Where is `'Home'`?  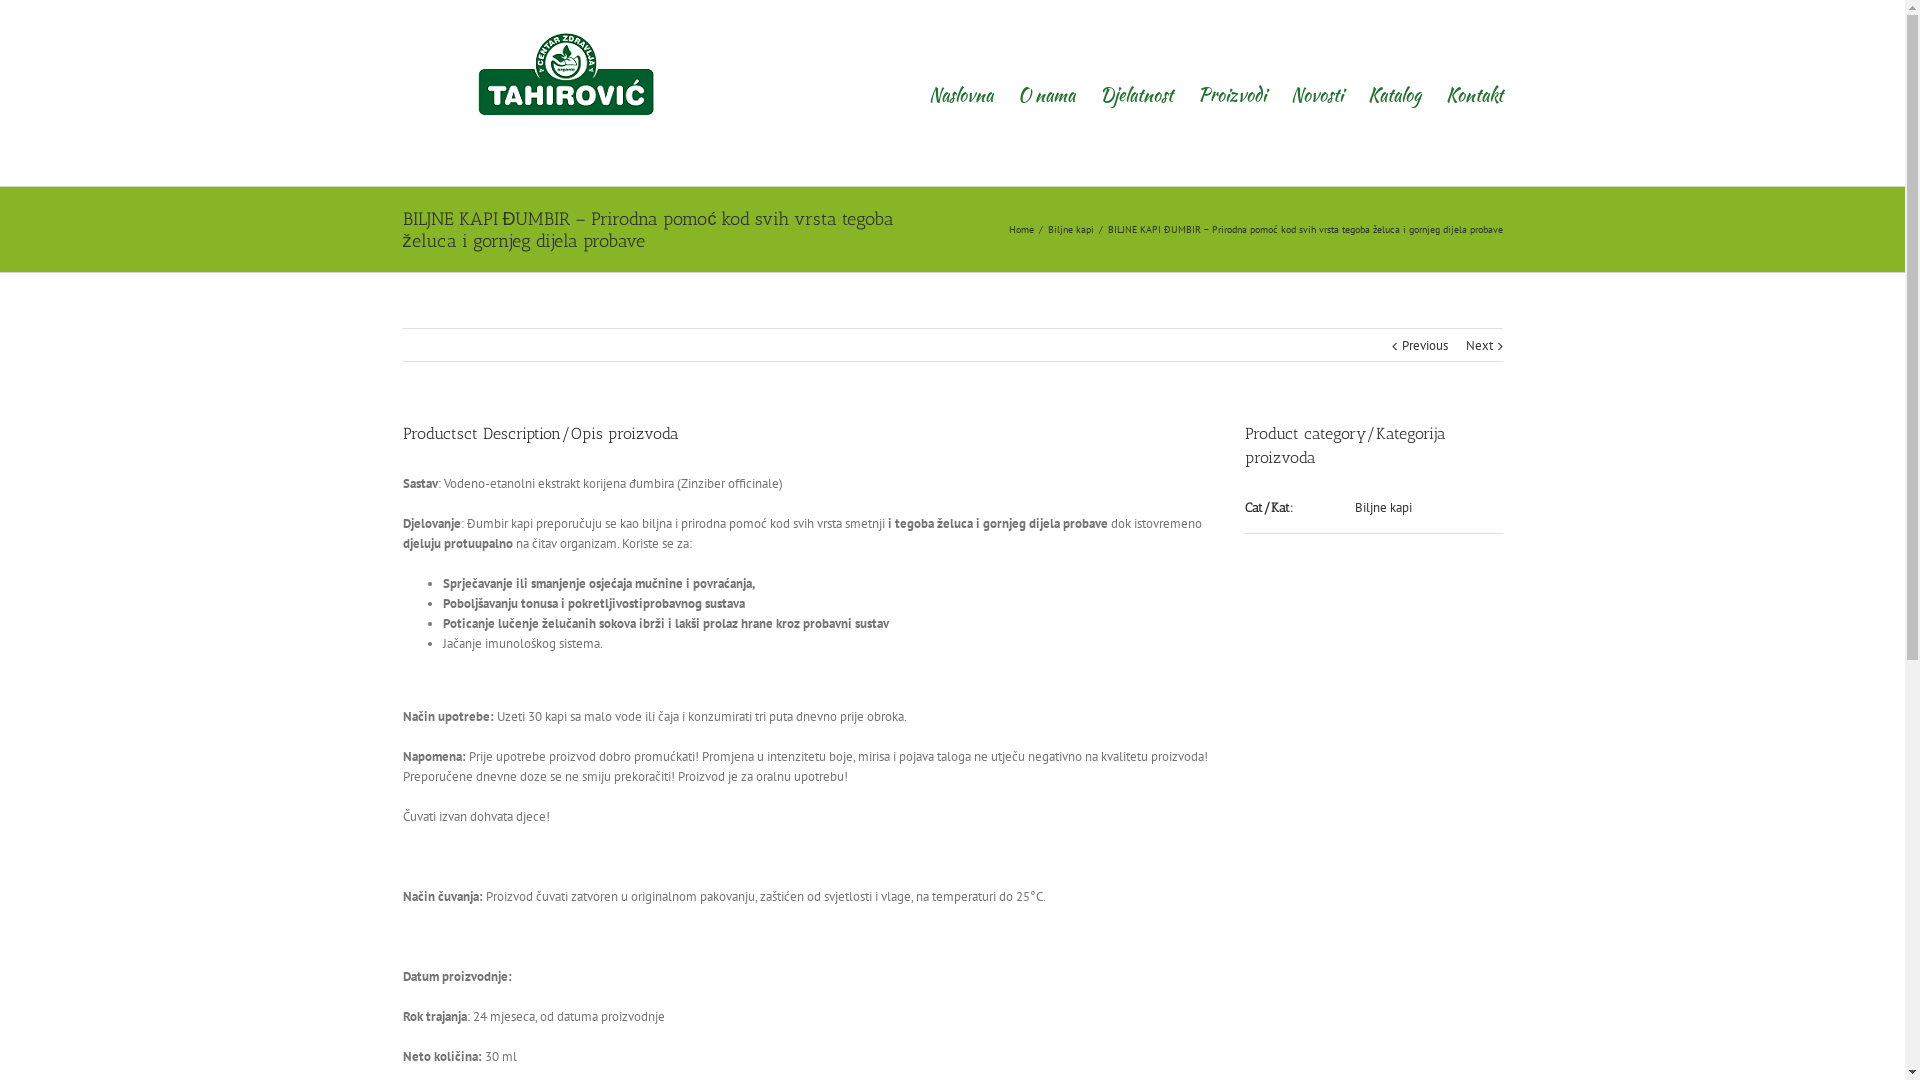
'Home' is located at coordinates (1022, 228).